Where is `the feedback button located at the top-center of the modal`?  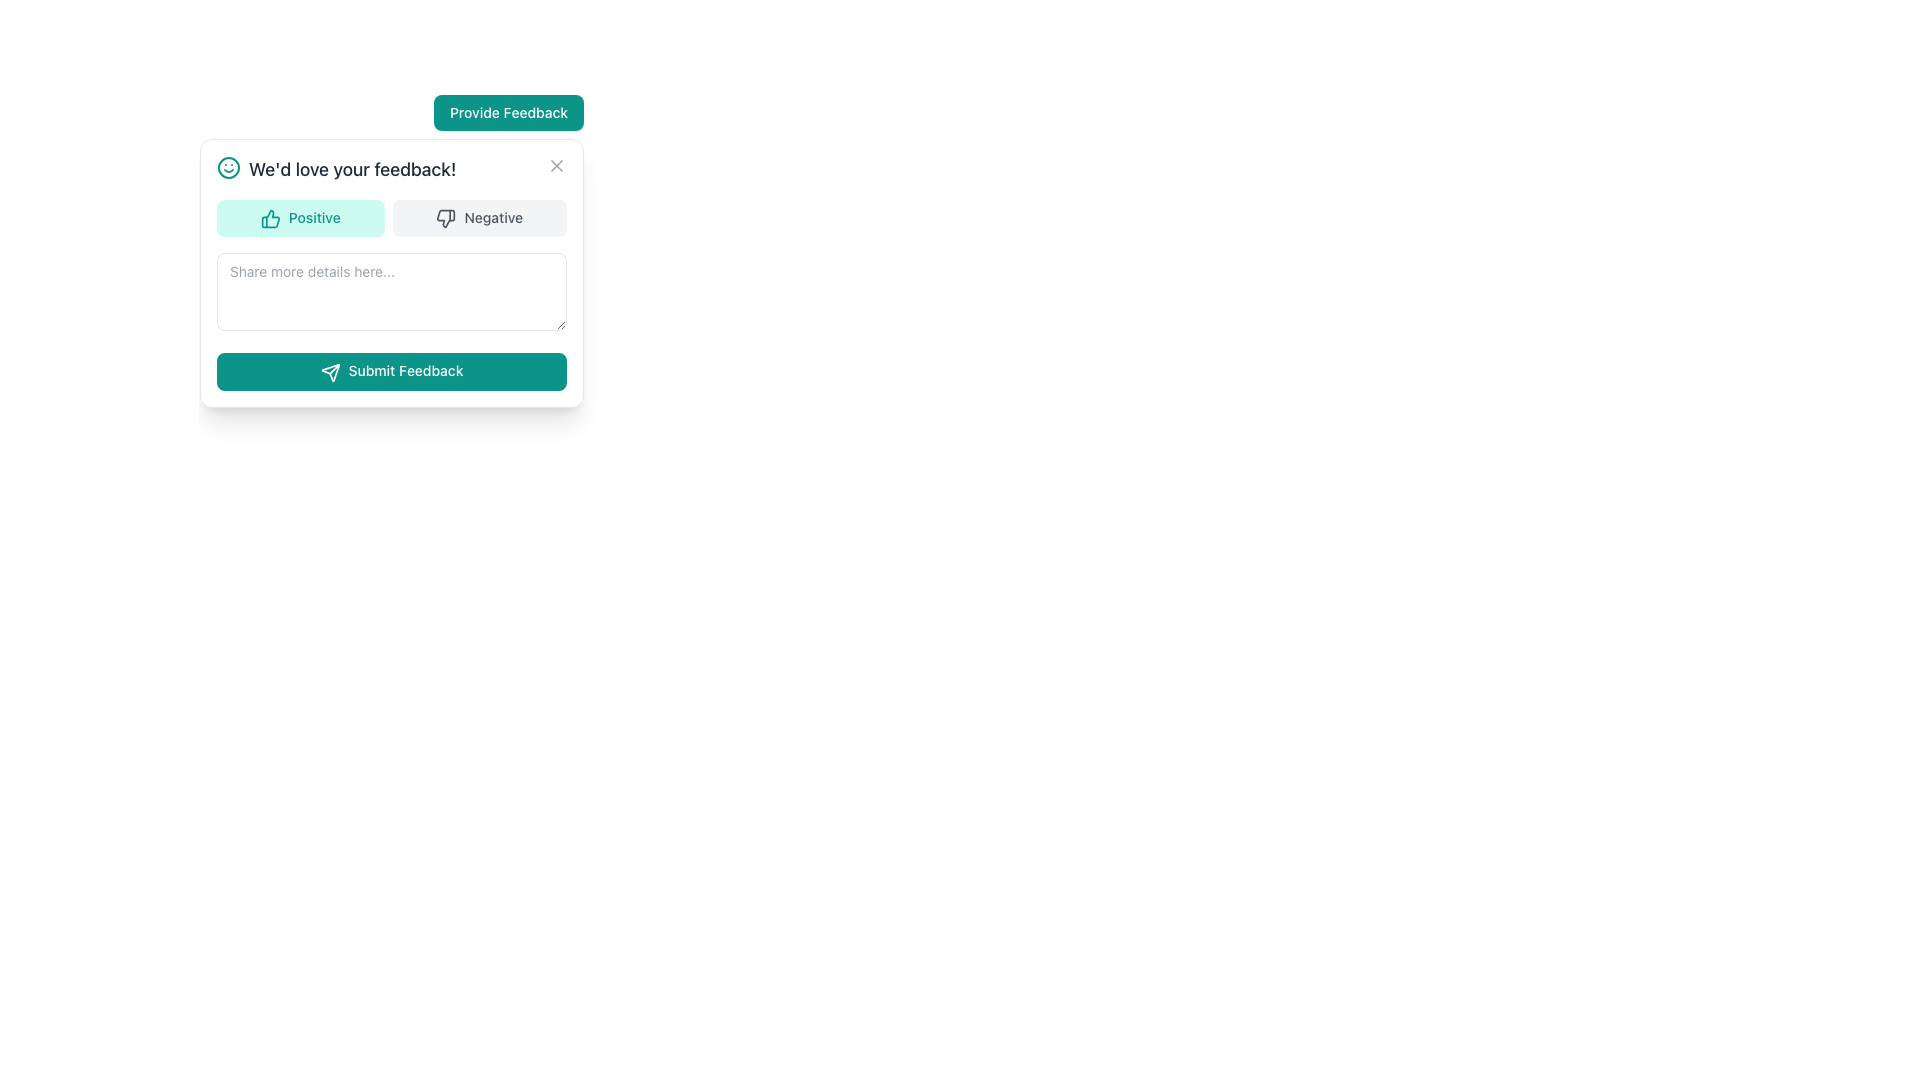 the feedback button located at the top-center of the modal is located at coordinates (508, 112).